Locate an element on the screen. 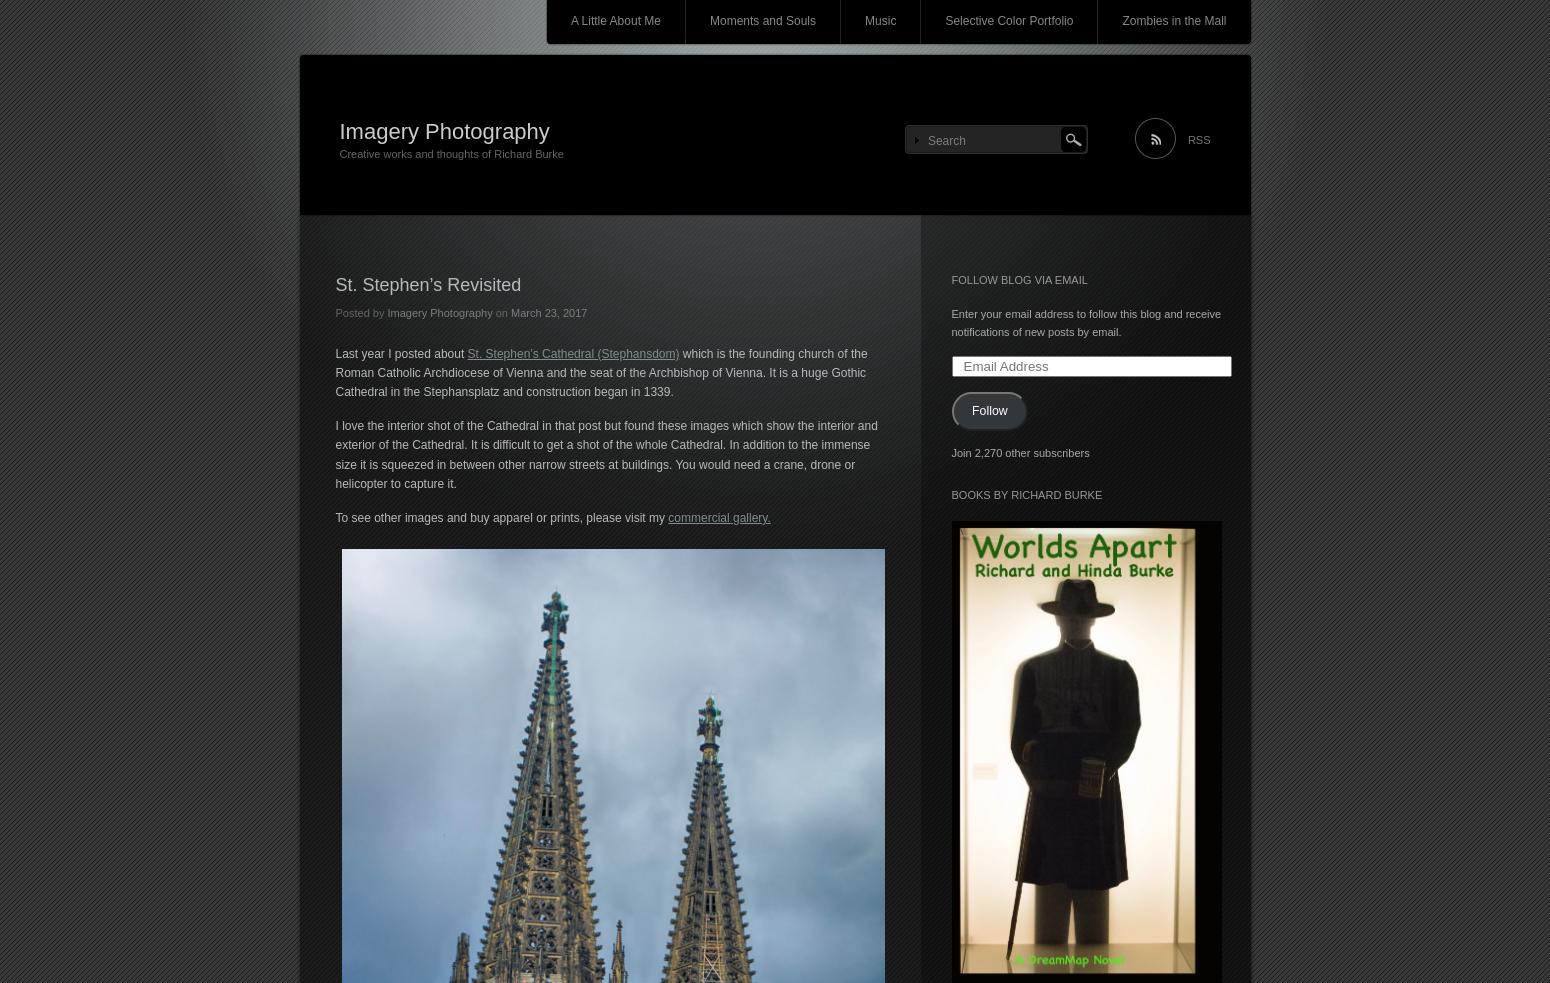  'I love the interior shot of the Cathedral in that post but found these images which show the interior and exterior of the Cathedral. It is difficult to get a shot of the whole Cathedral. In addition to the immense size it is squeezed in between other narrow streets at buildings. You would need a crane, drone or helicopter to capture it.' is located at coordinates (606, 453).